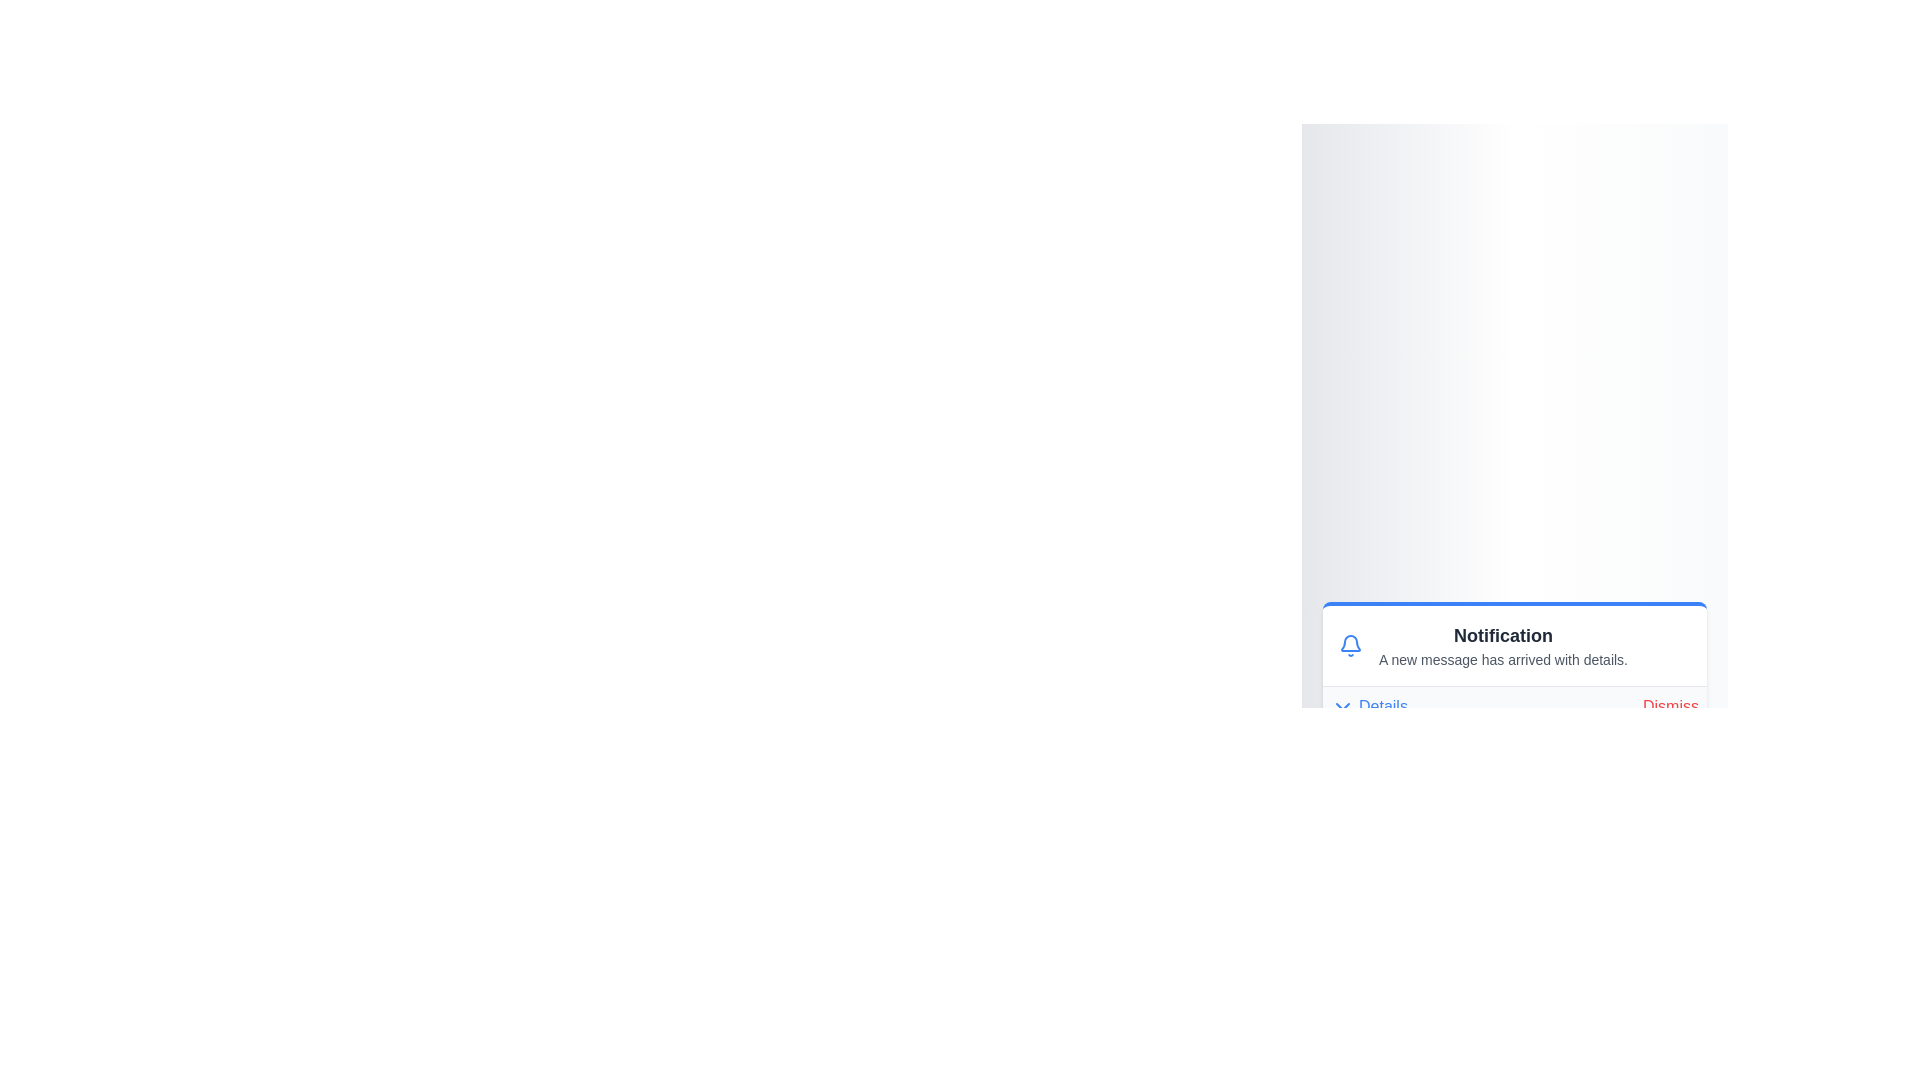 This screenshot has height=1080, width=1920. What do you see at coordinates (1367, 704) in the screenshot?
I see `the 'Details' button to toggle the visibility of the details section` at bounding box center [1367, 704].